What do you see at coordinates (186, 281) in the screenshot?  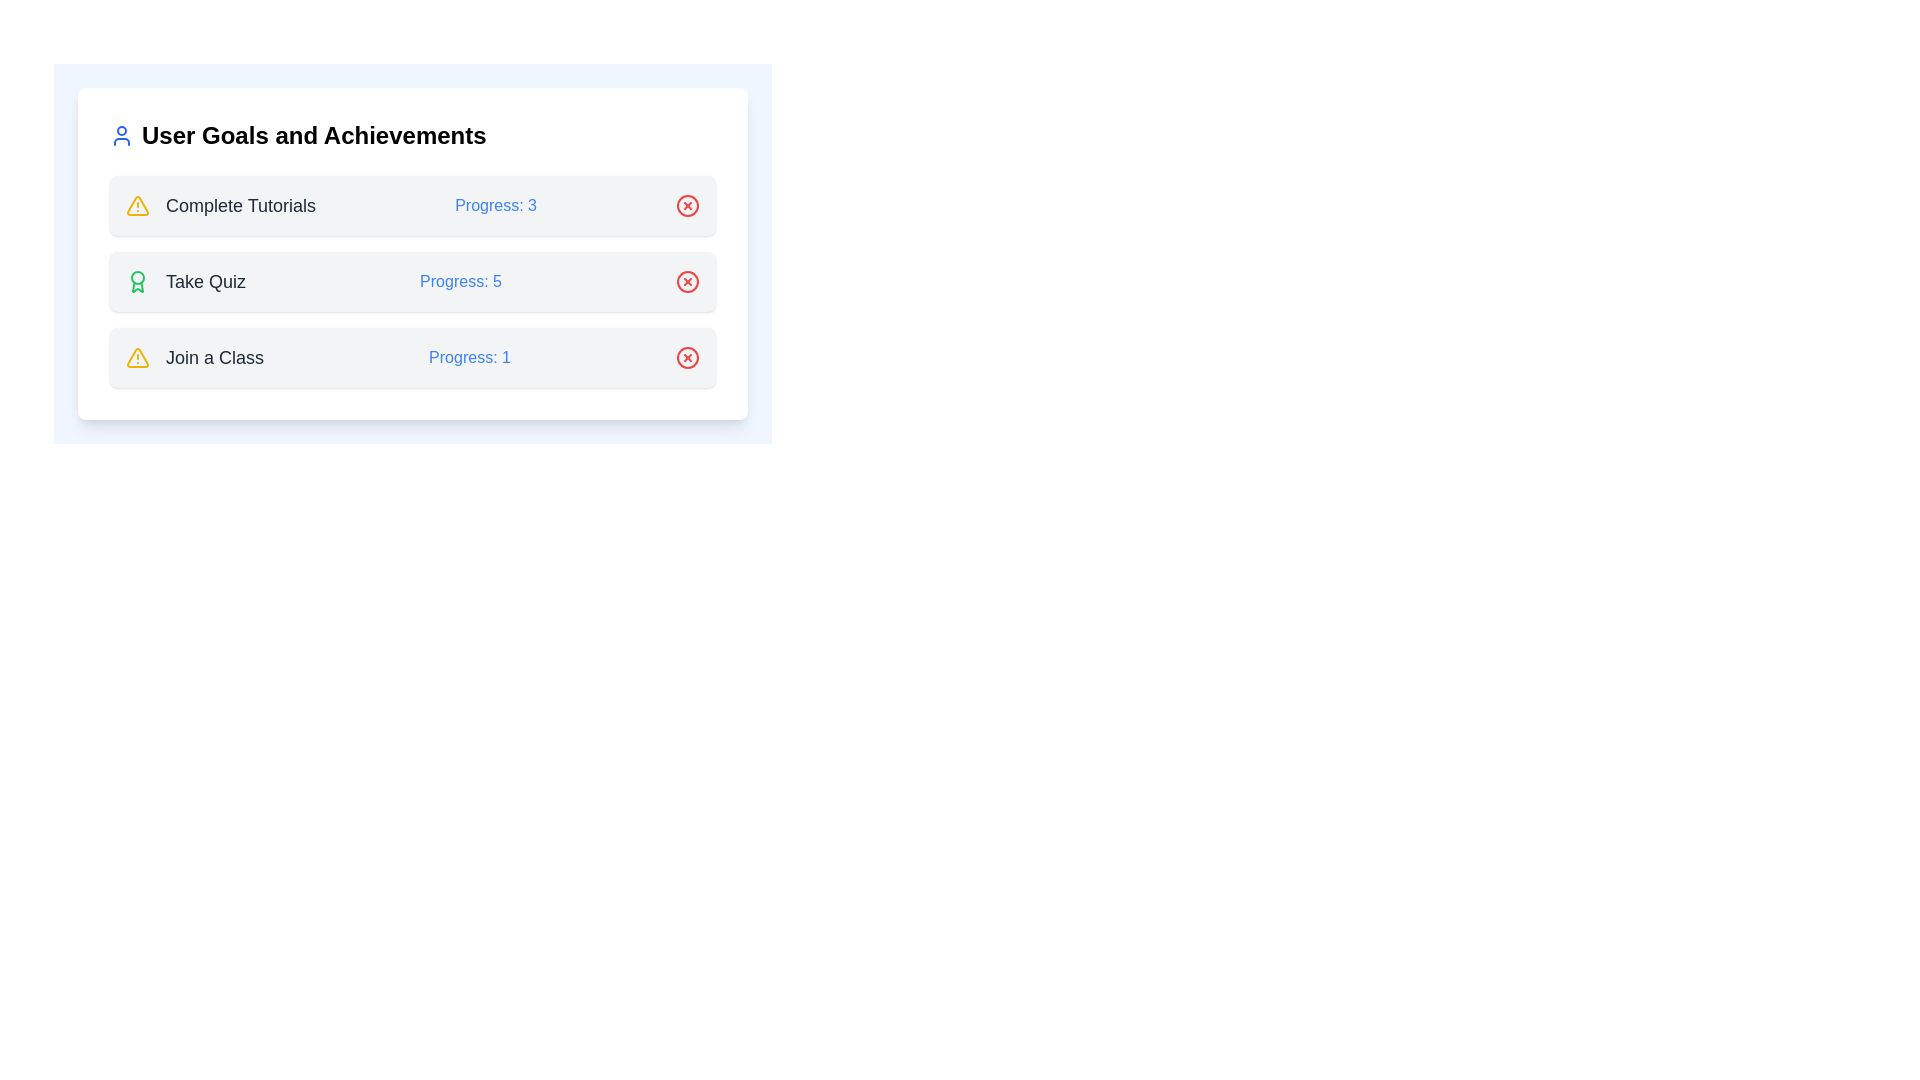 I see `the icon next to the 'Take a quiz' text element in the second row of the 'User Goals and Achievements' card layout for additional actions` at bounding box center [186, 281].